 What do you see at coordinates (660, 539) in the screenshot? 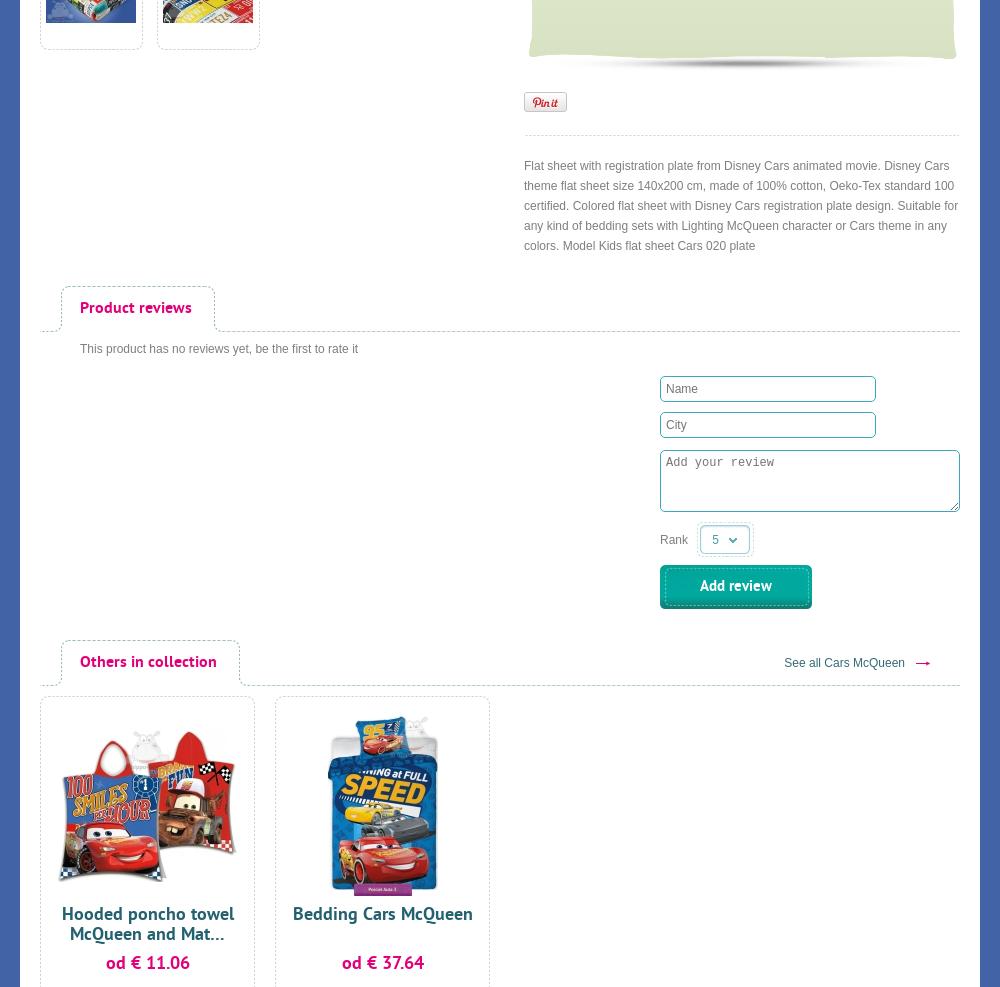
I see `'Rank'` at bounding box center [660, 539].